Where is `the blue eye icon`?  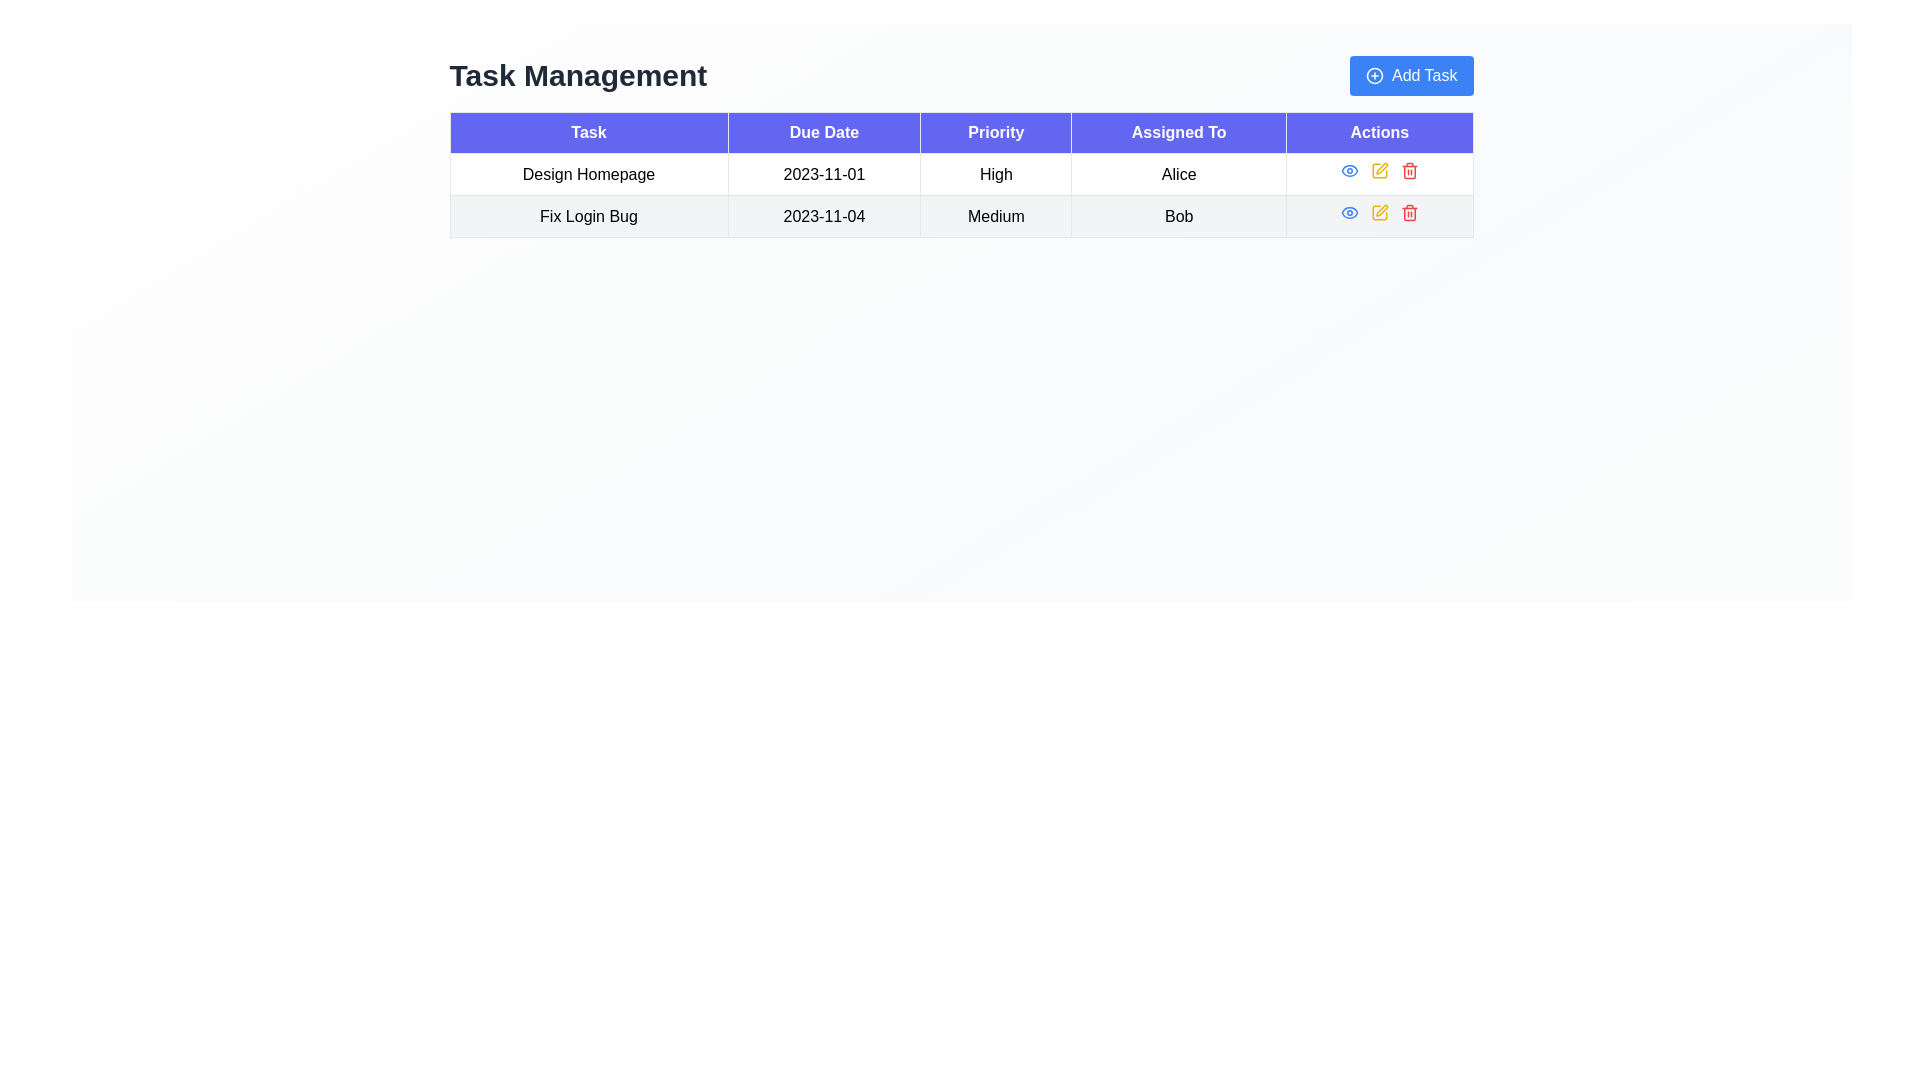 the blue eye icon is located at coordinates (1349, 169).